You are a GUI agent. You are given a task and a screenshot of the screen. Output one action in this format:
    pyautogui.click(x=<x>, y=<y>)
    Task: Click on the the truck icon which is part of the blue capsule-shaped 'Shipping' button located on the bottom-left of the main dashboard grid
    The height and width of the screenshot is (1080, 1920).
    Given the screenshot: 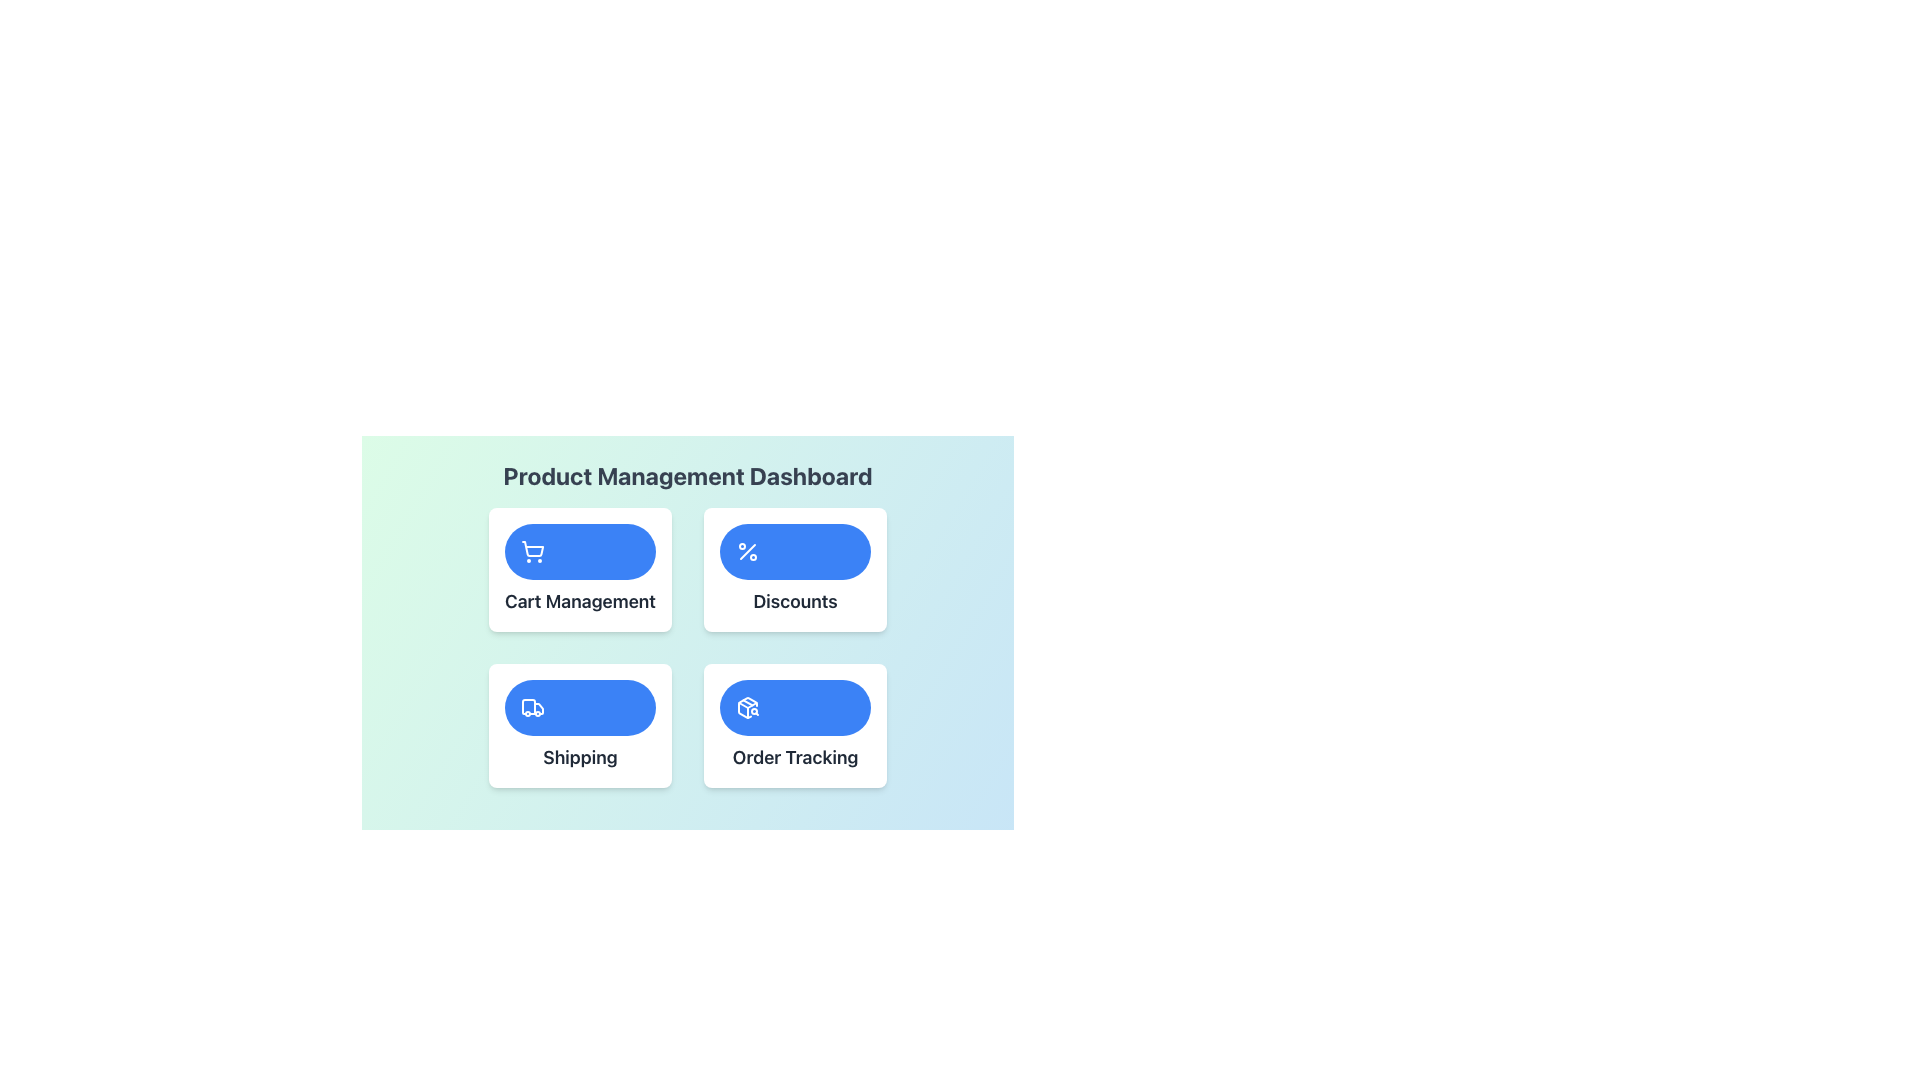 What is the action you would take?
    pyautogui.click(x=528, y=705)
    